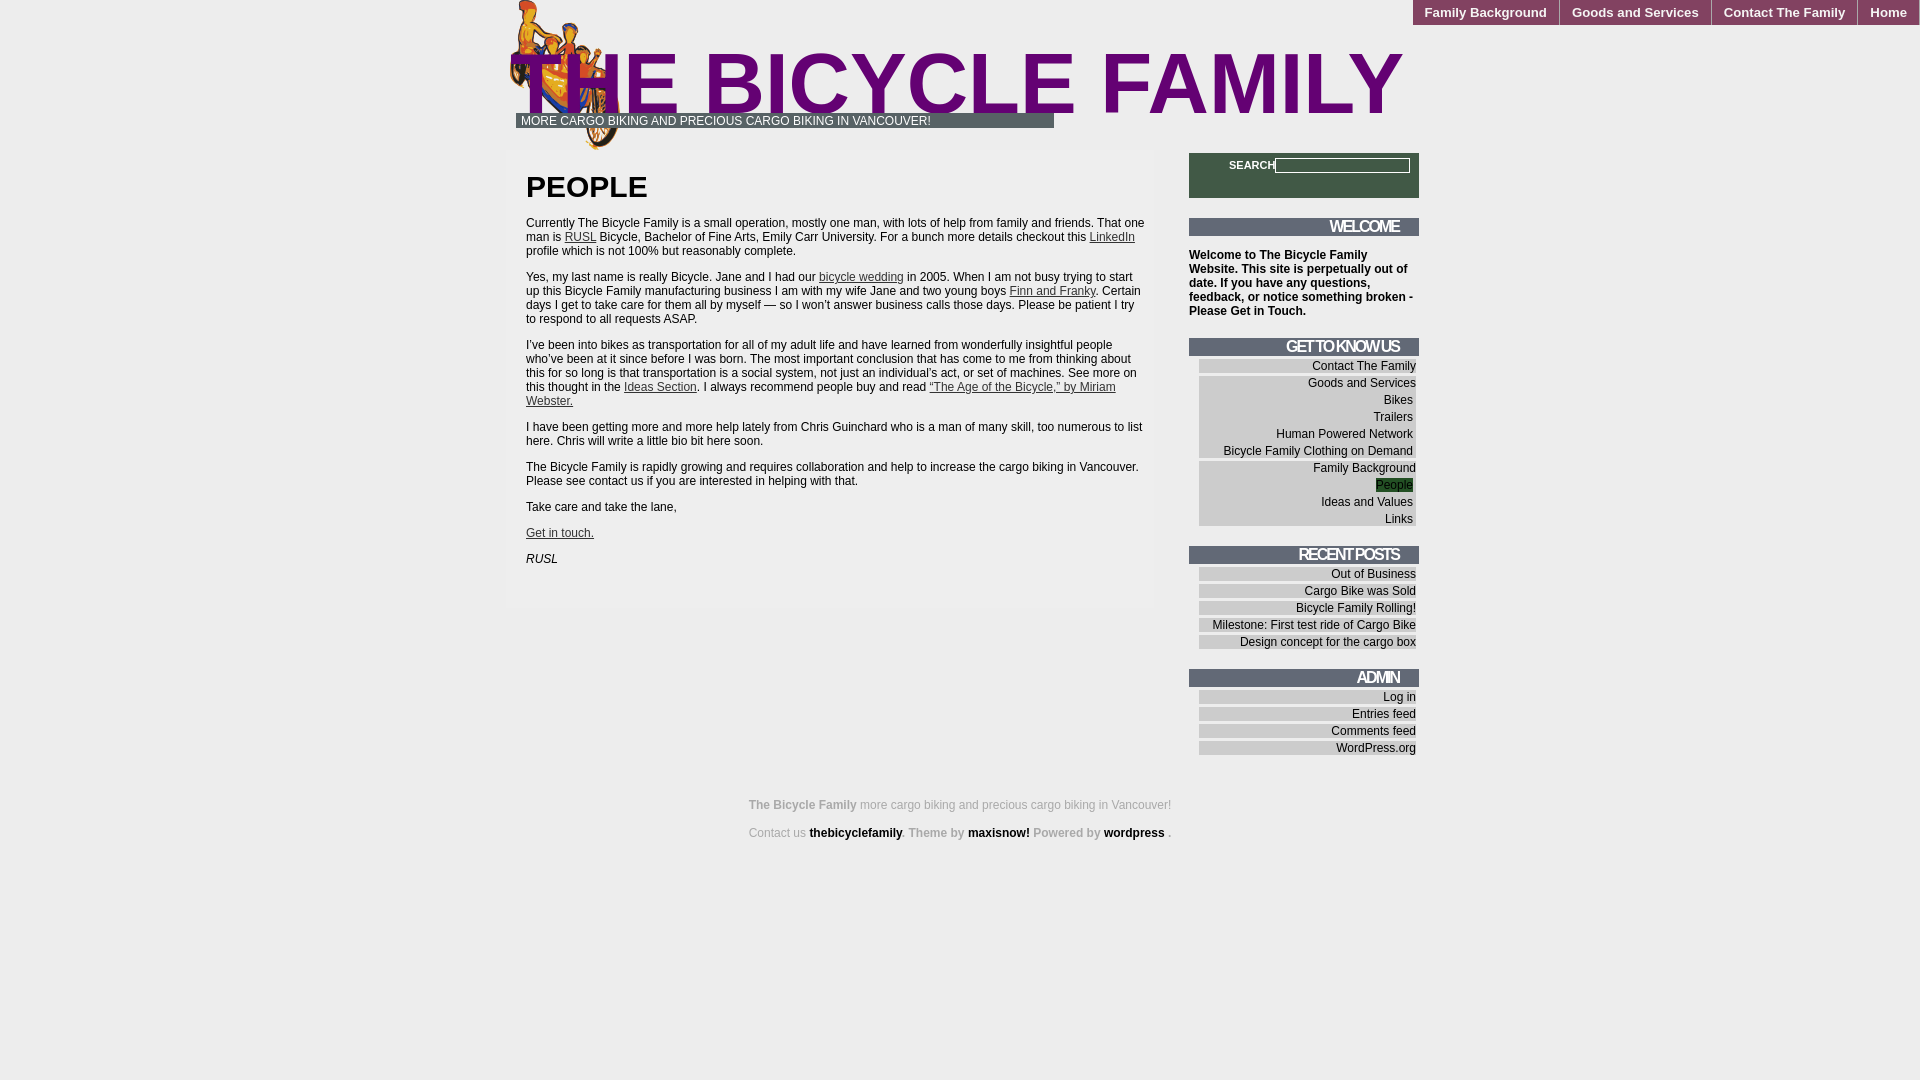  What do you see at coordinates (861, 277) in the screenshot?
I see `'bicycle wedding'` at bounding box center [861, 277].